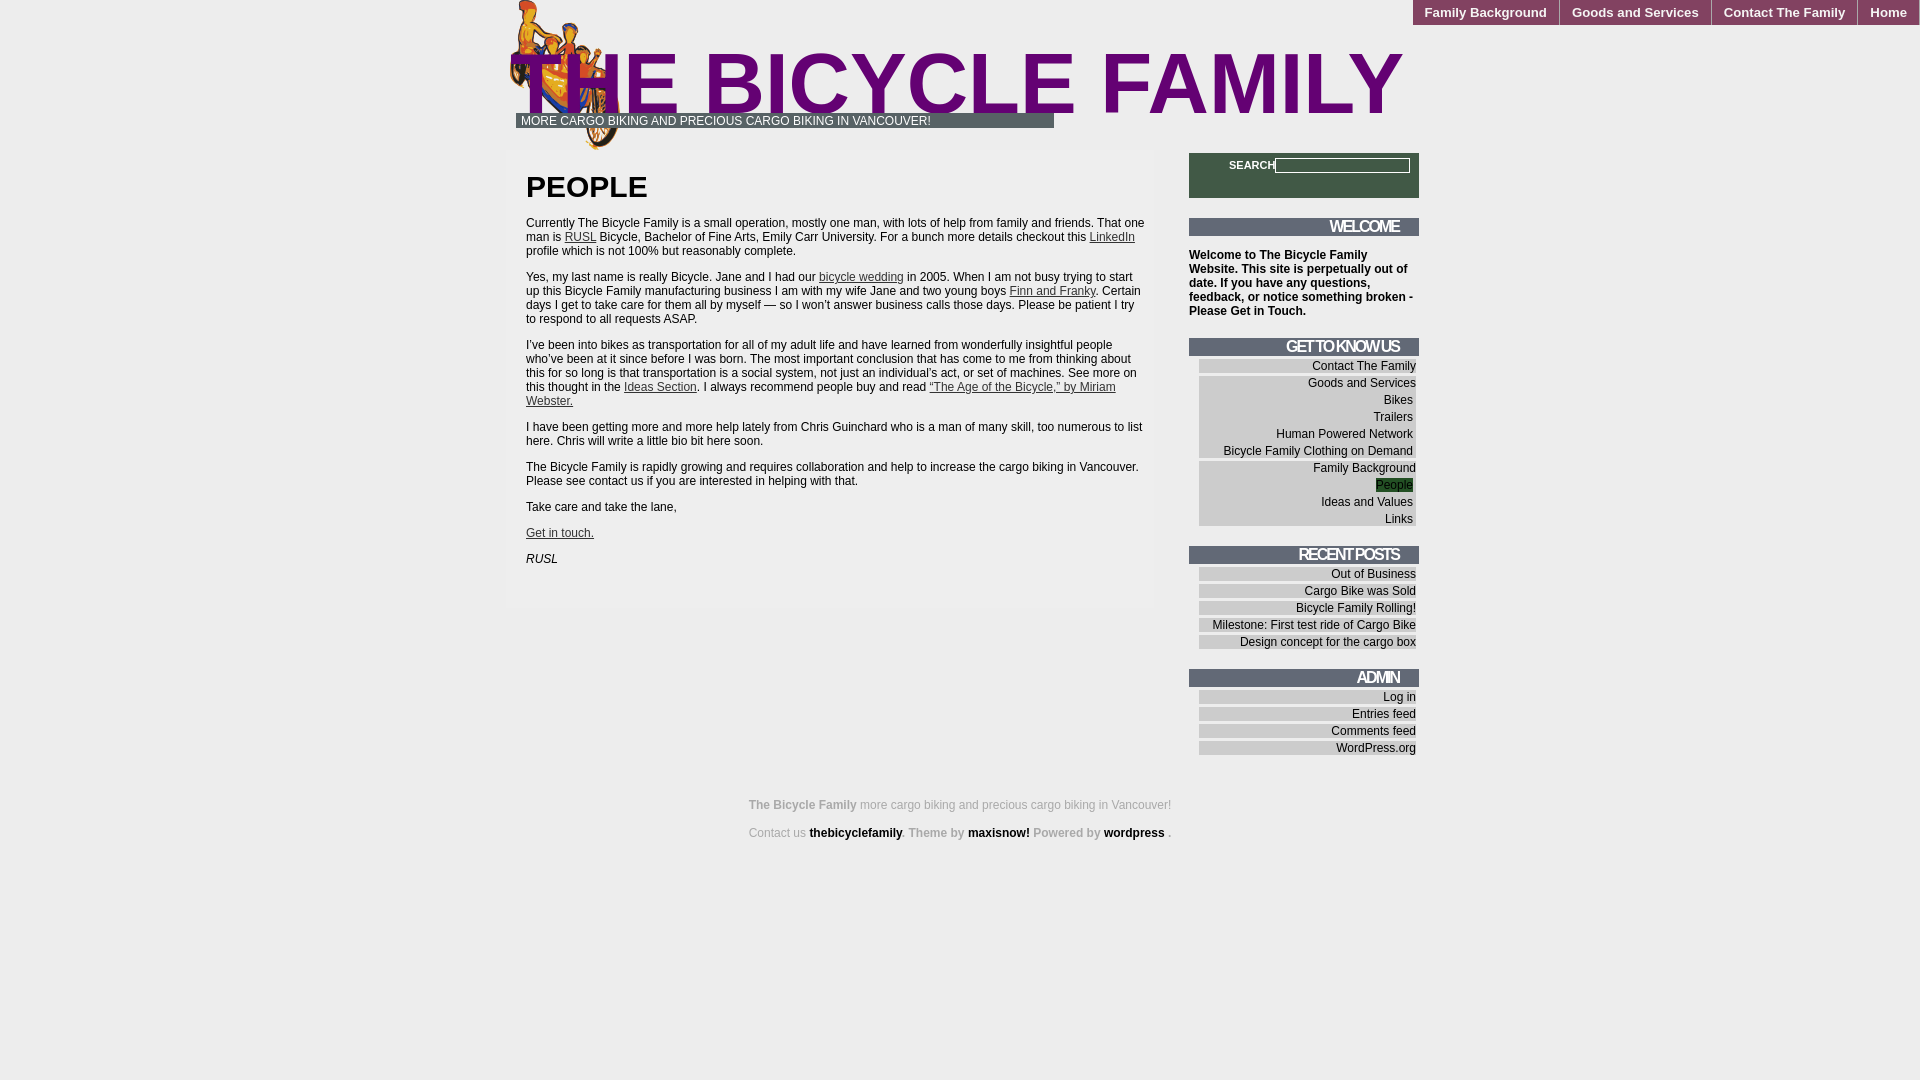  What do you see at coordinates (861, 277) in the screenshot?
I see `'bicycle wedding'` at bounding box center [861, 277].